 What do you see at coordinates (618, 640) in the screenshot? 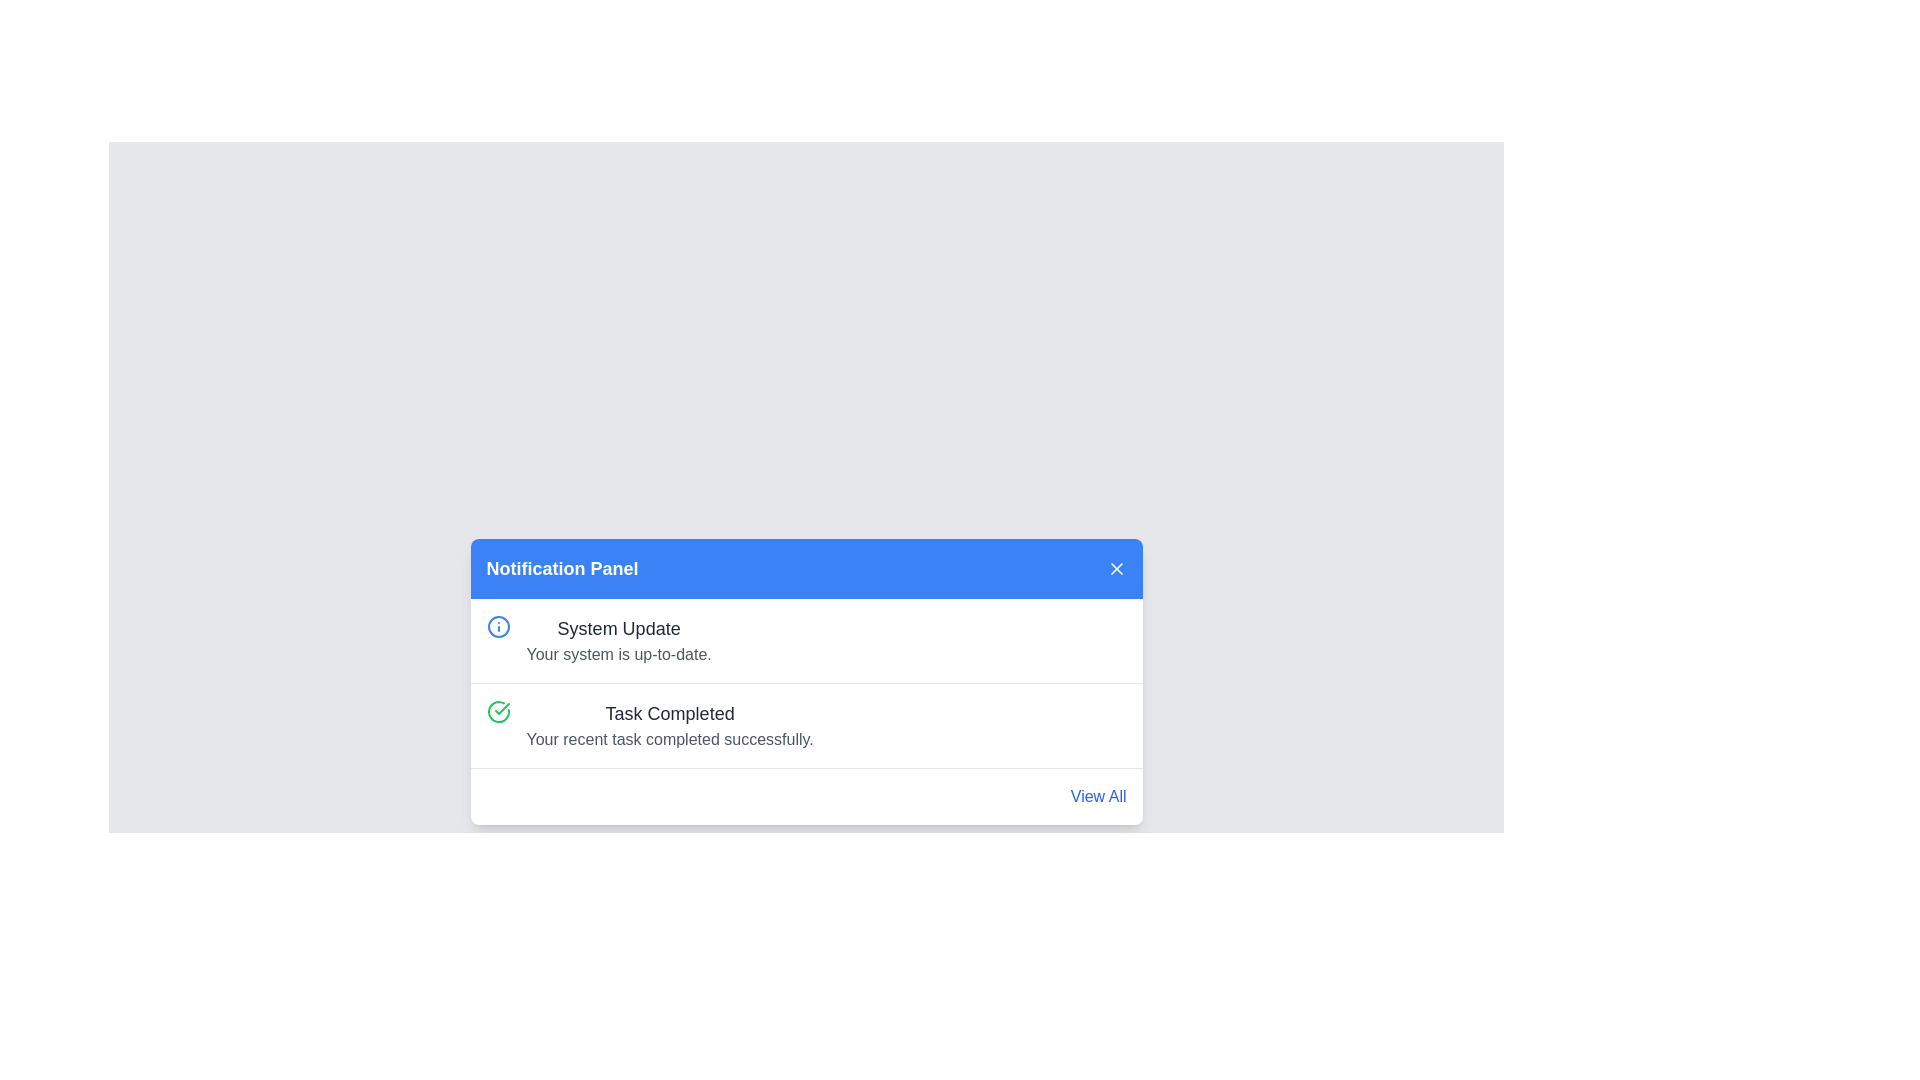
I see `the informational Text element that conveys the system's update status, located in the top section of the notification card` at bounding box center [618, 640].